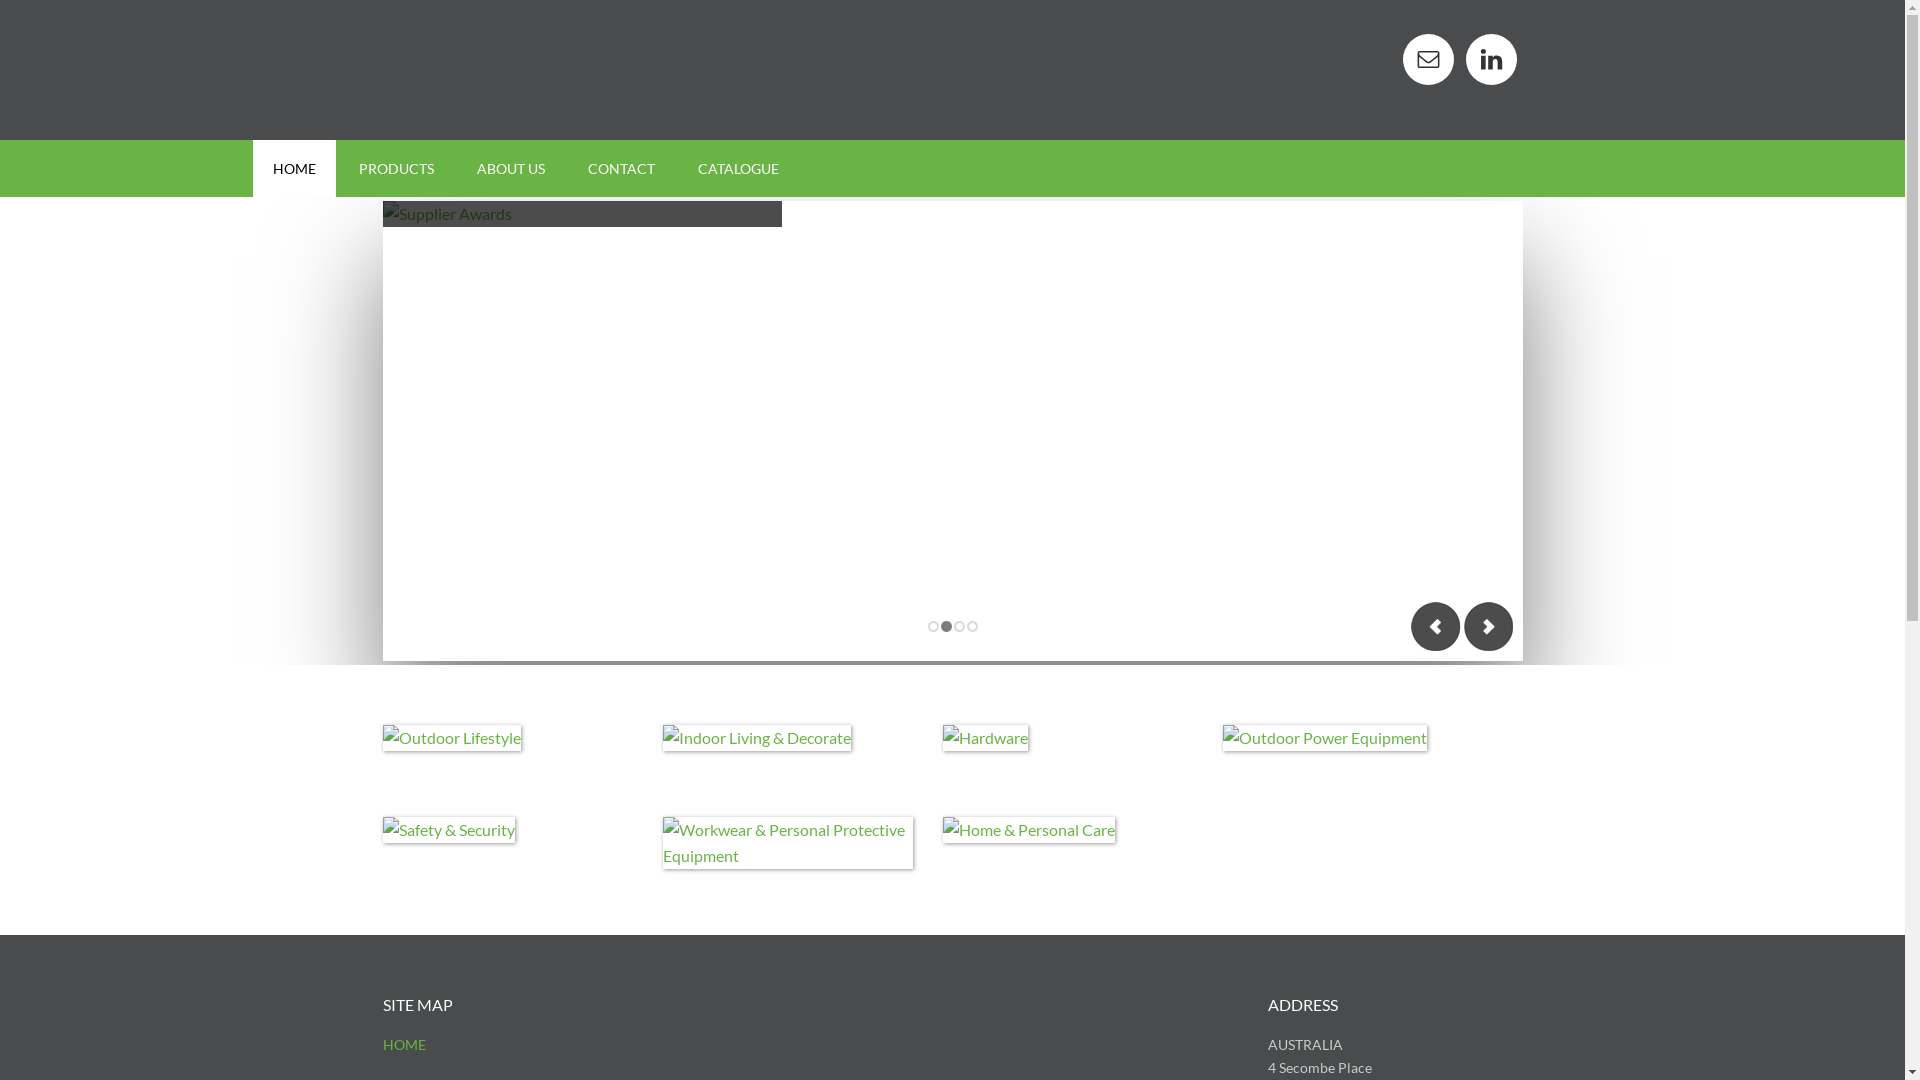 Image resolution: width=1920 pixels, height=1080 pixels. Describe the element at coordinates (292, 167) in the screenshot. I see `'HOME'` at that location.